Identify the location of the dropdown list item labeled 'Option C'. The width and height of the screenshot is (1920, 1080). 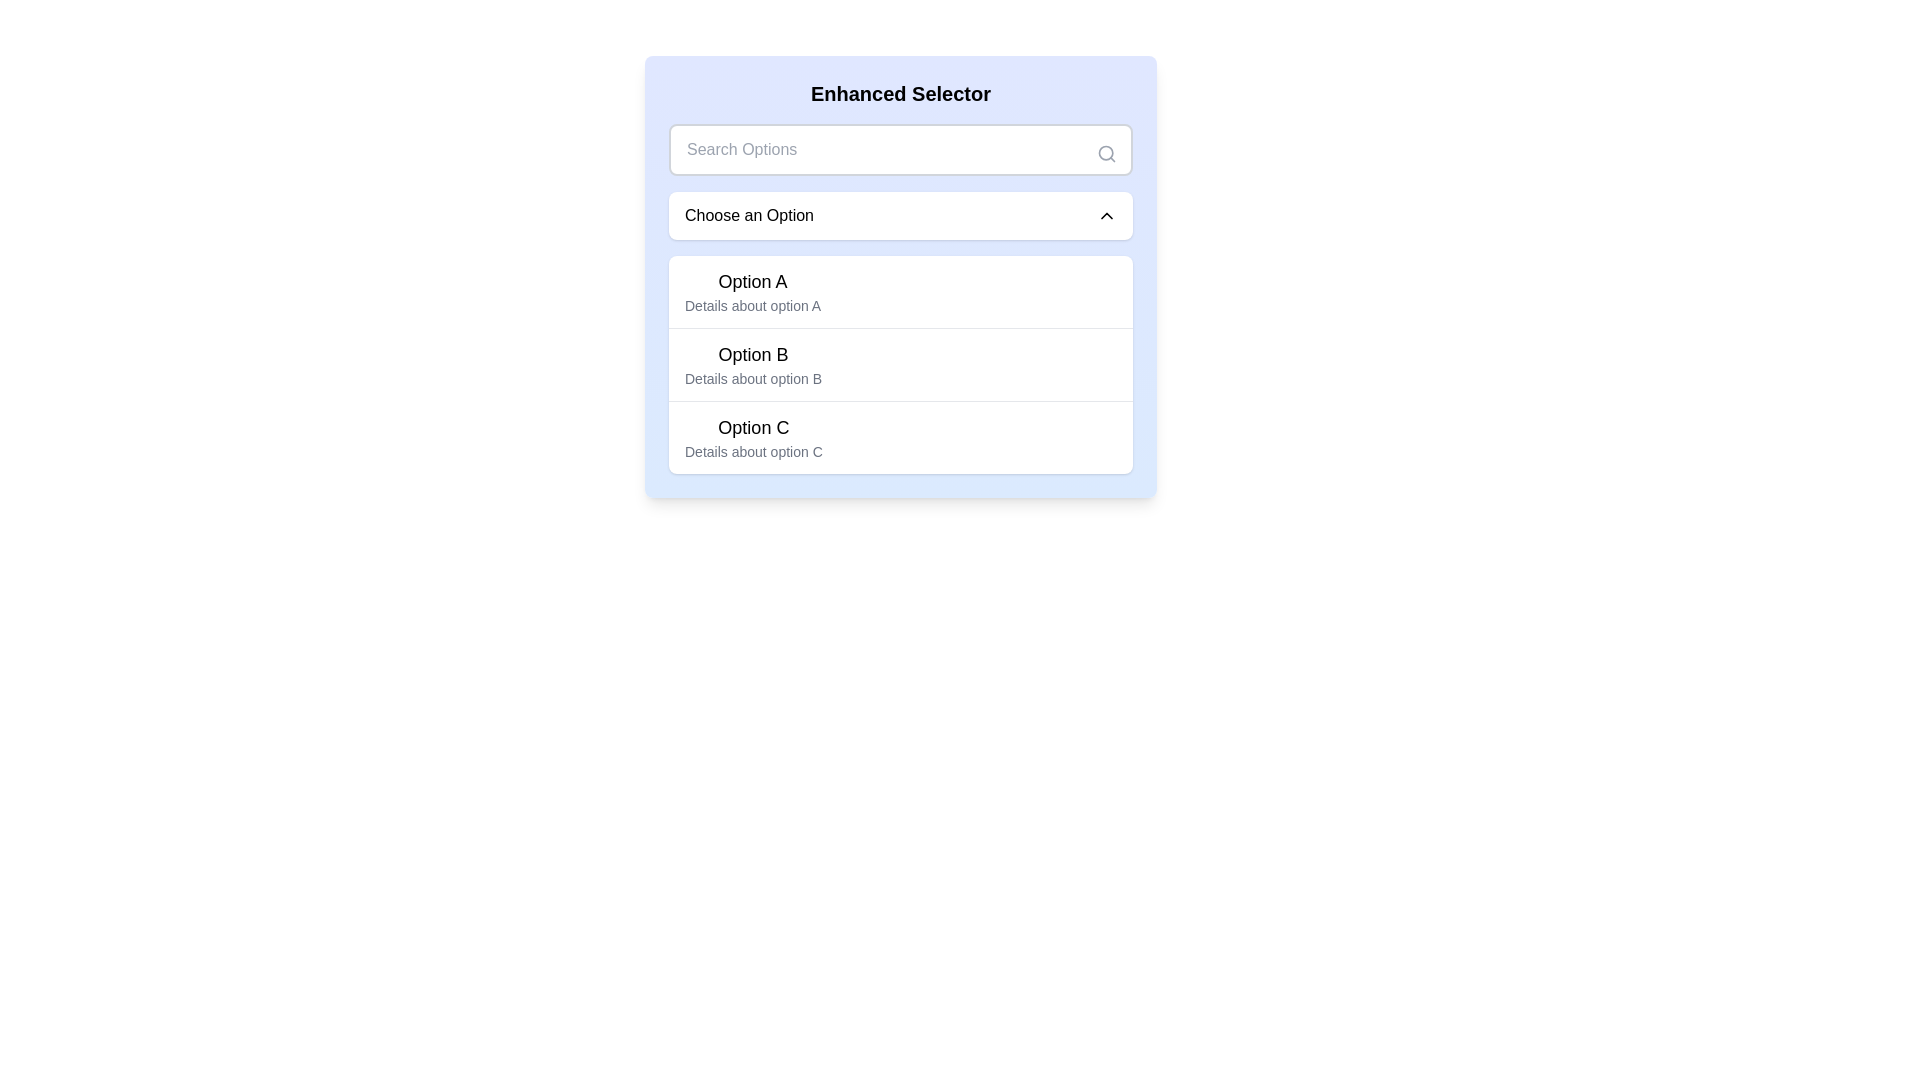
(900, 436).